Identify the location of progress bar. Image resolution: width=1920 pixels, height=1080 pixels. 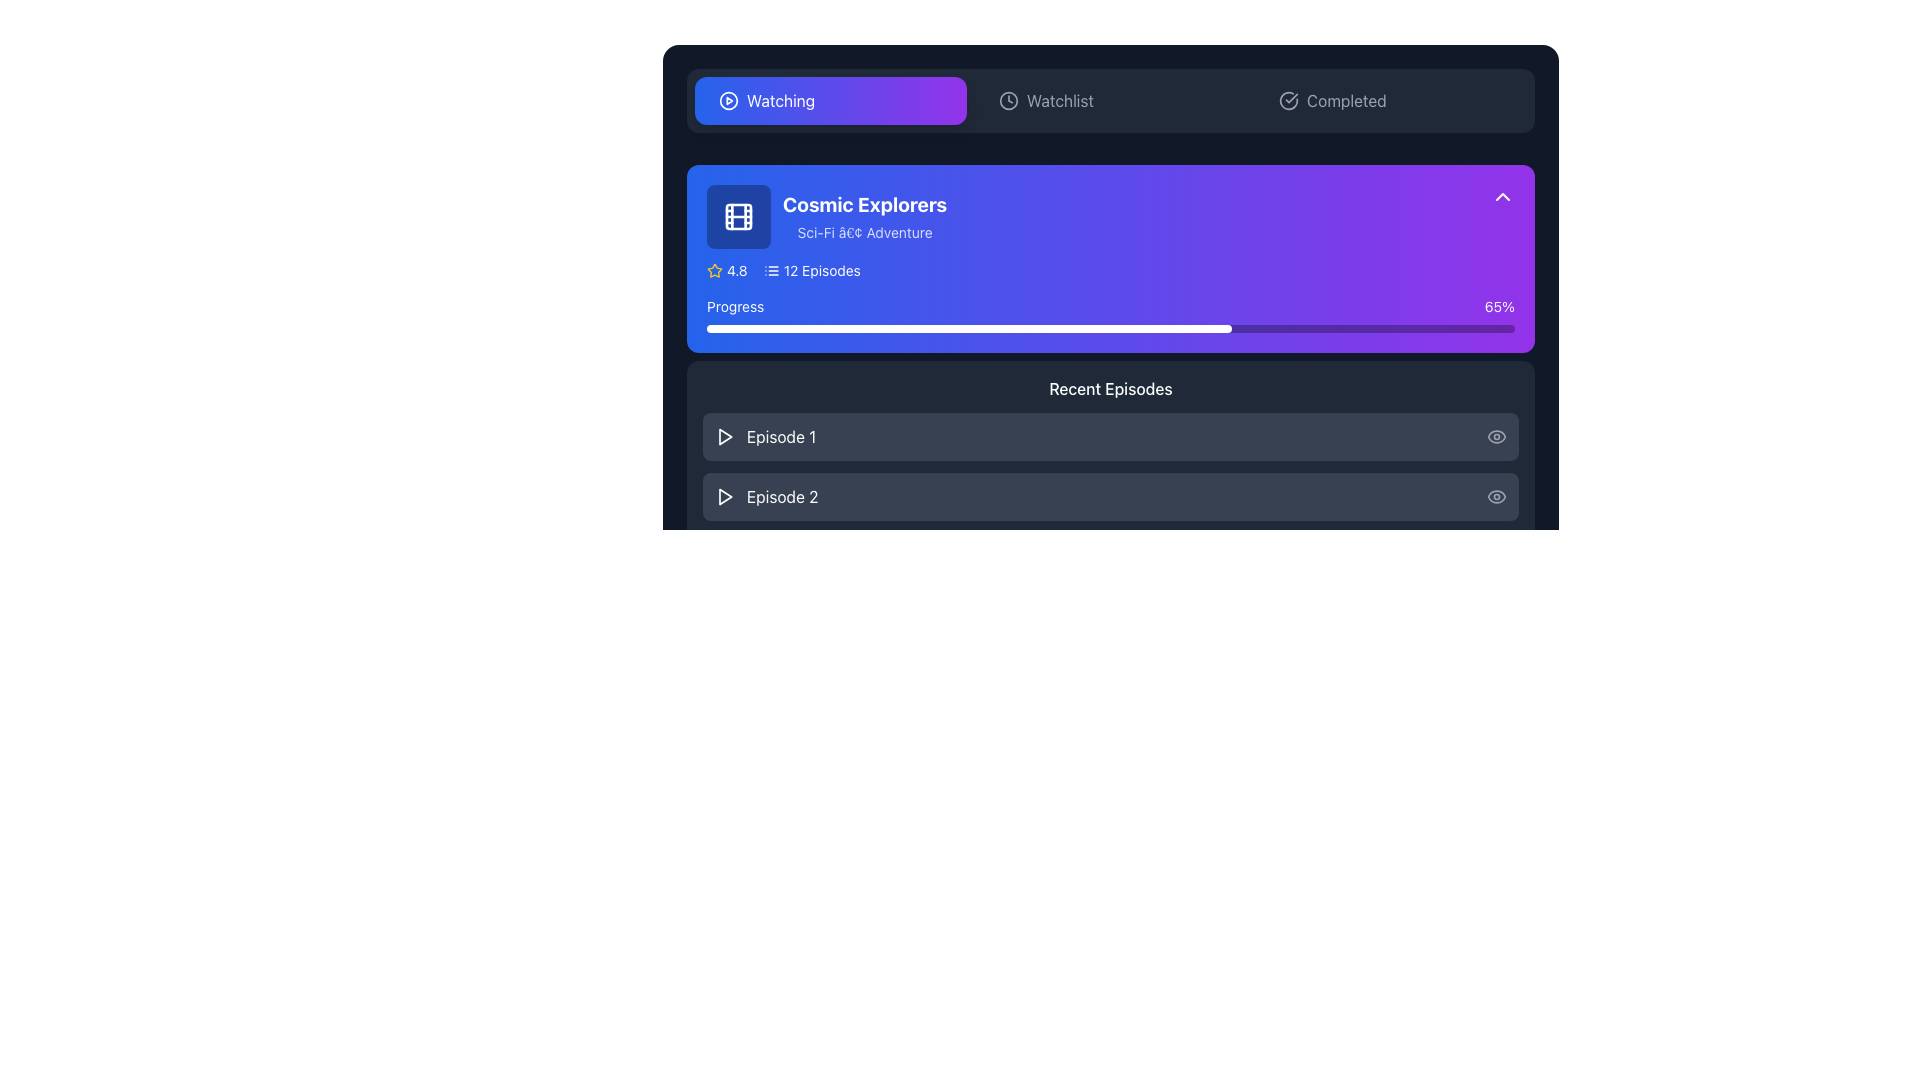
(1231, 327).